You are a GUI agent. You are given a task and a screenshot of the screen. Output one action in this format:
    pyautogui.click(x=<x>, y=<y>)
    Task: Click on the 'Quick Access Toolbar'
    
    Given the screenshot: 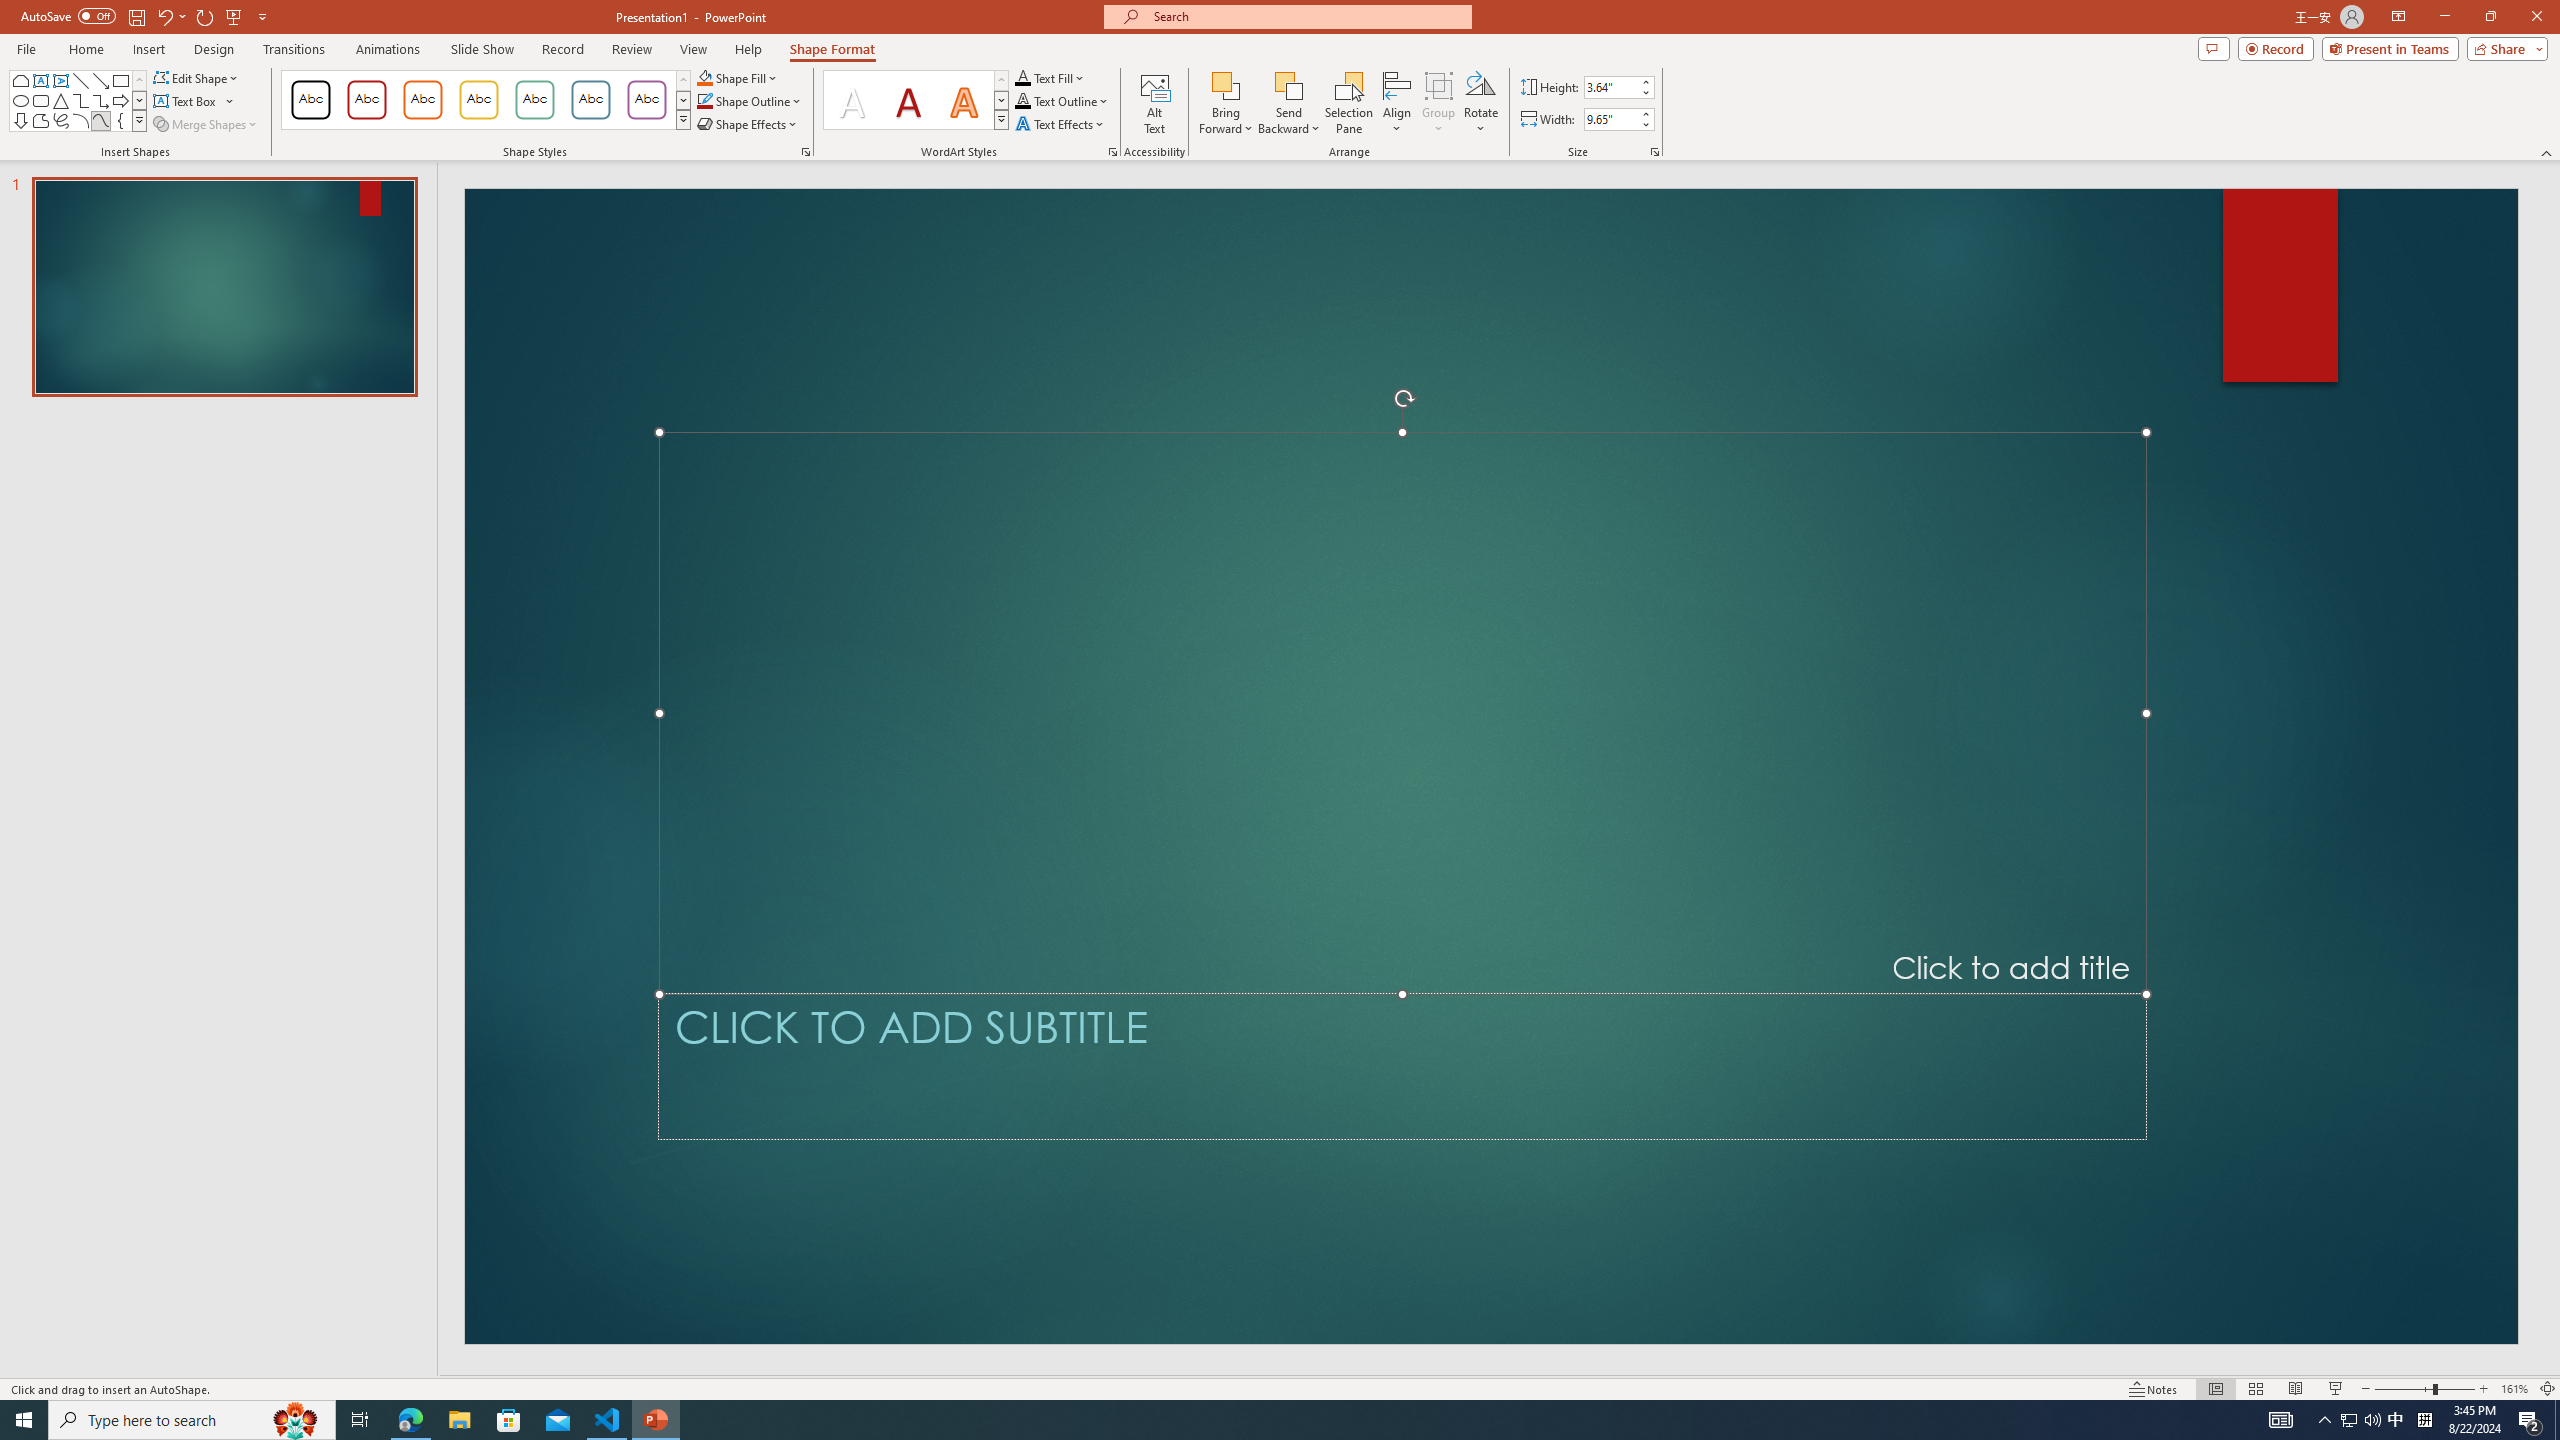 What is the action you would take?
    pyautogui.click(x=144, y=16)
    